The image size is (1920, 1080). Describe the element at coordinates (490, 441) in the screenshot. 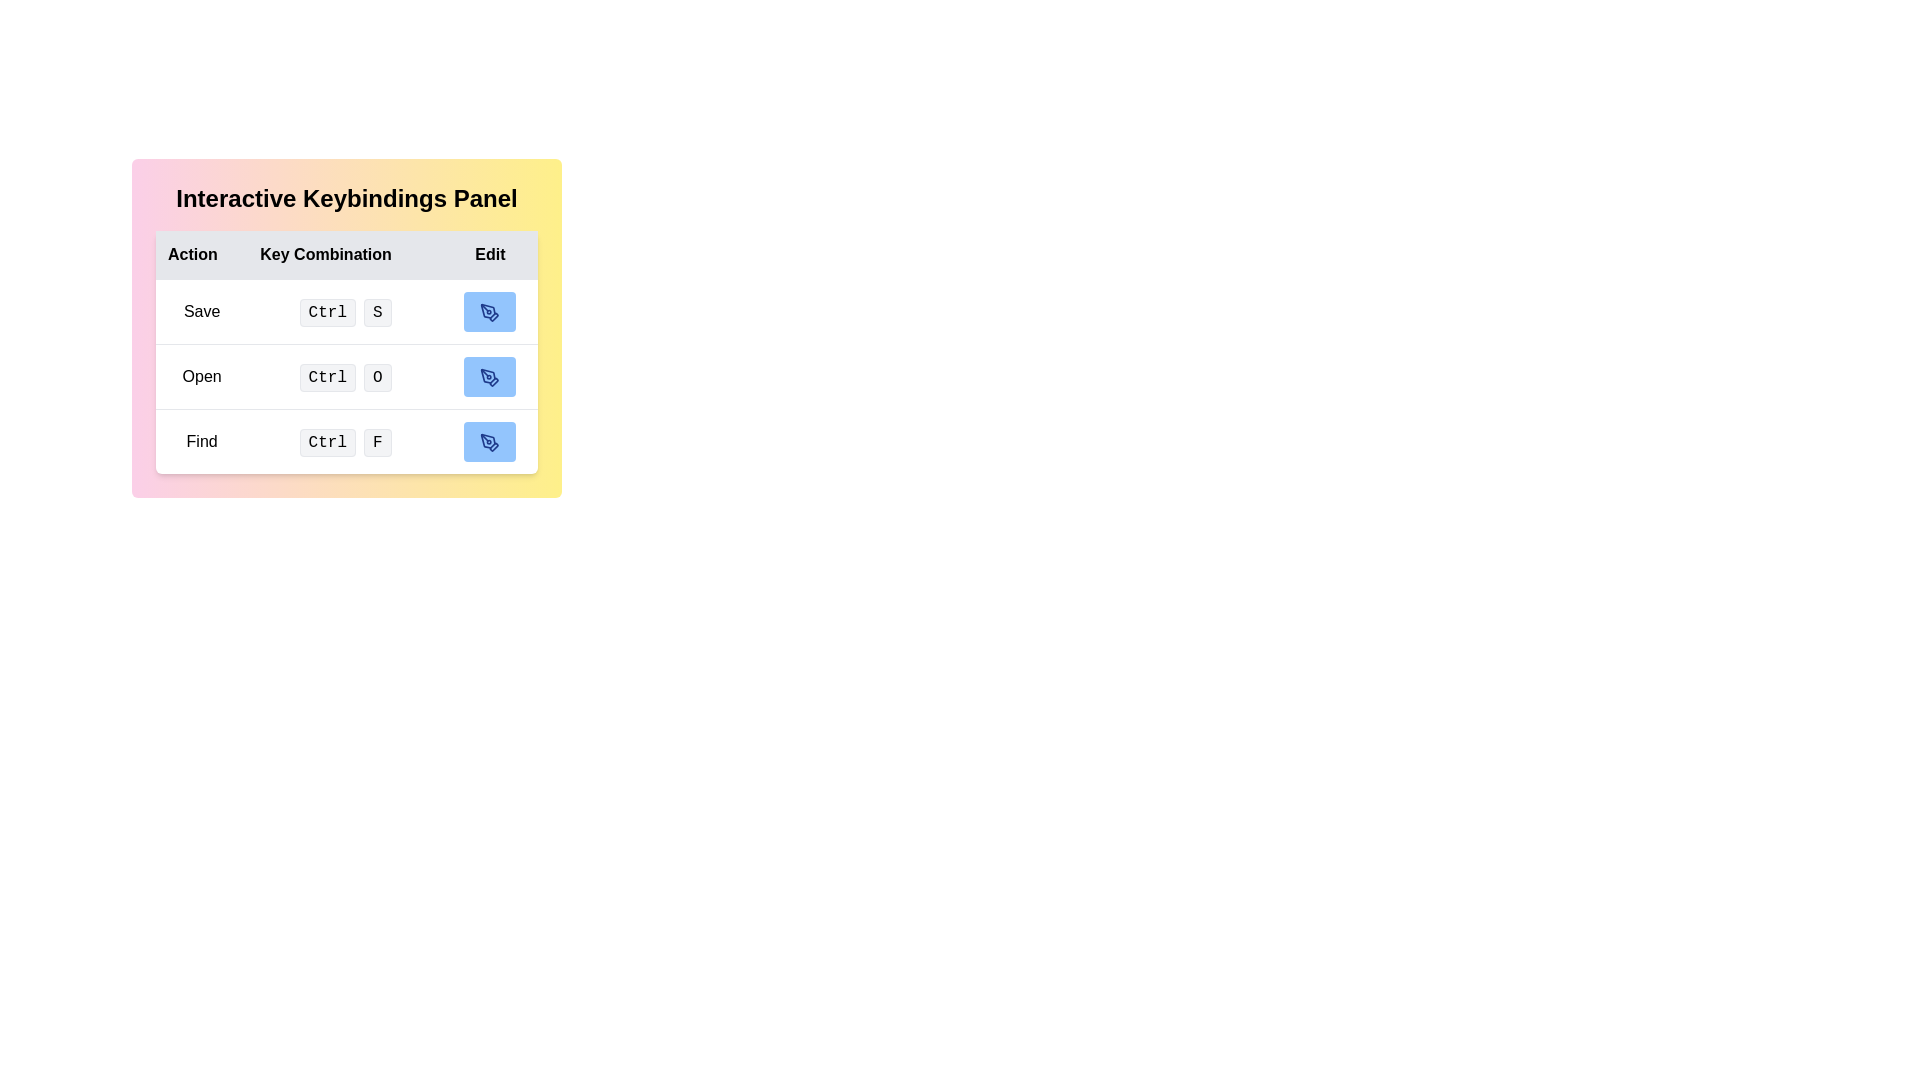

I see `the 'Edit' button in the 'Interactive Keybindings Panel' that corresponds to the 'Find' action` at that location.